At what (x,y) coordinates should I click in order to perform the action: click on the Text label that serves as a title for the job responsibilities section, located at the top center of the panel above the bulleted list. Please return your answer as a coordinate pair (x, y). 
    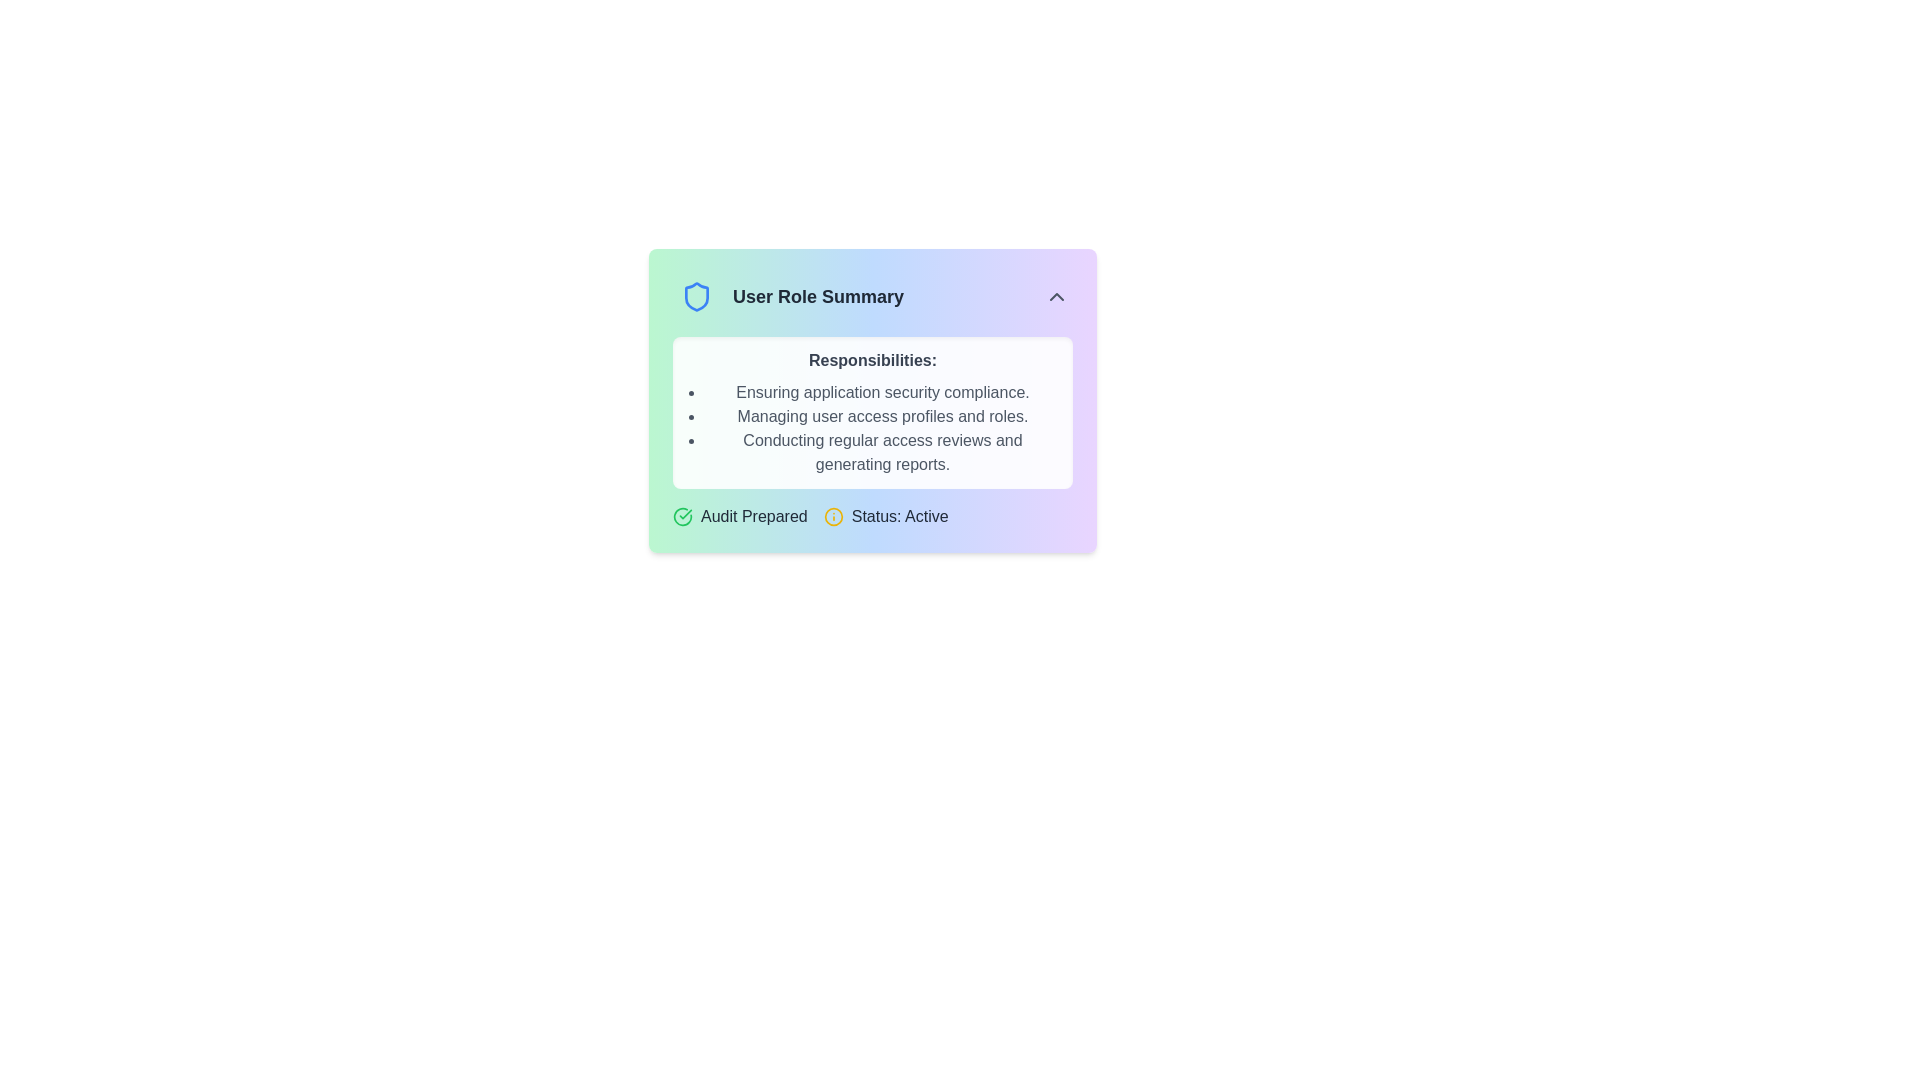
    Looking at the image, I should click on (873, 361).